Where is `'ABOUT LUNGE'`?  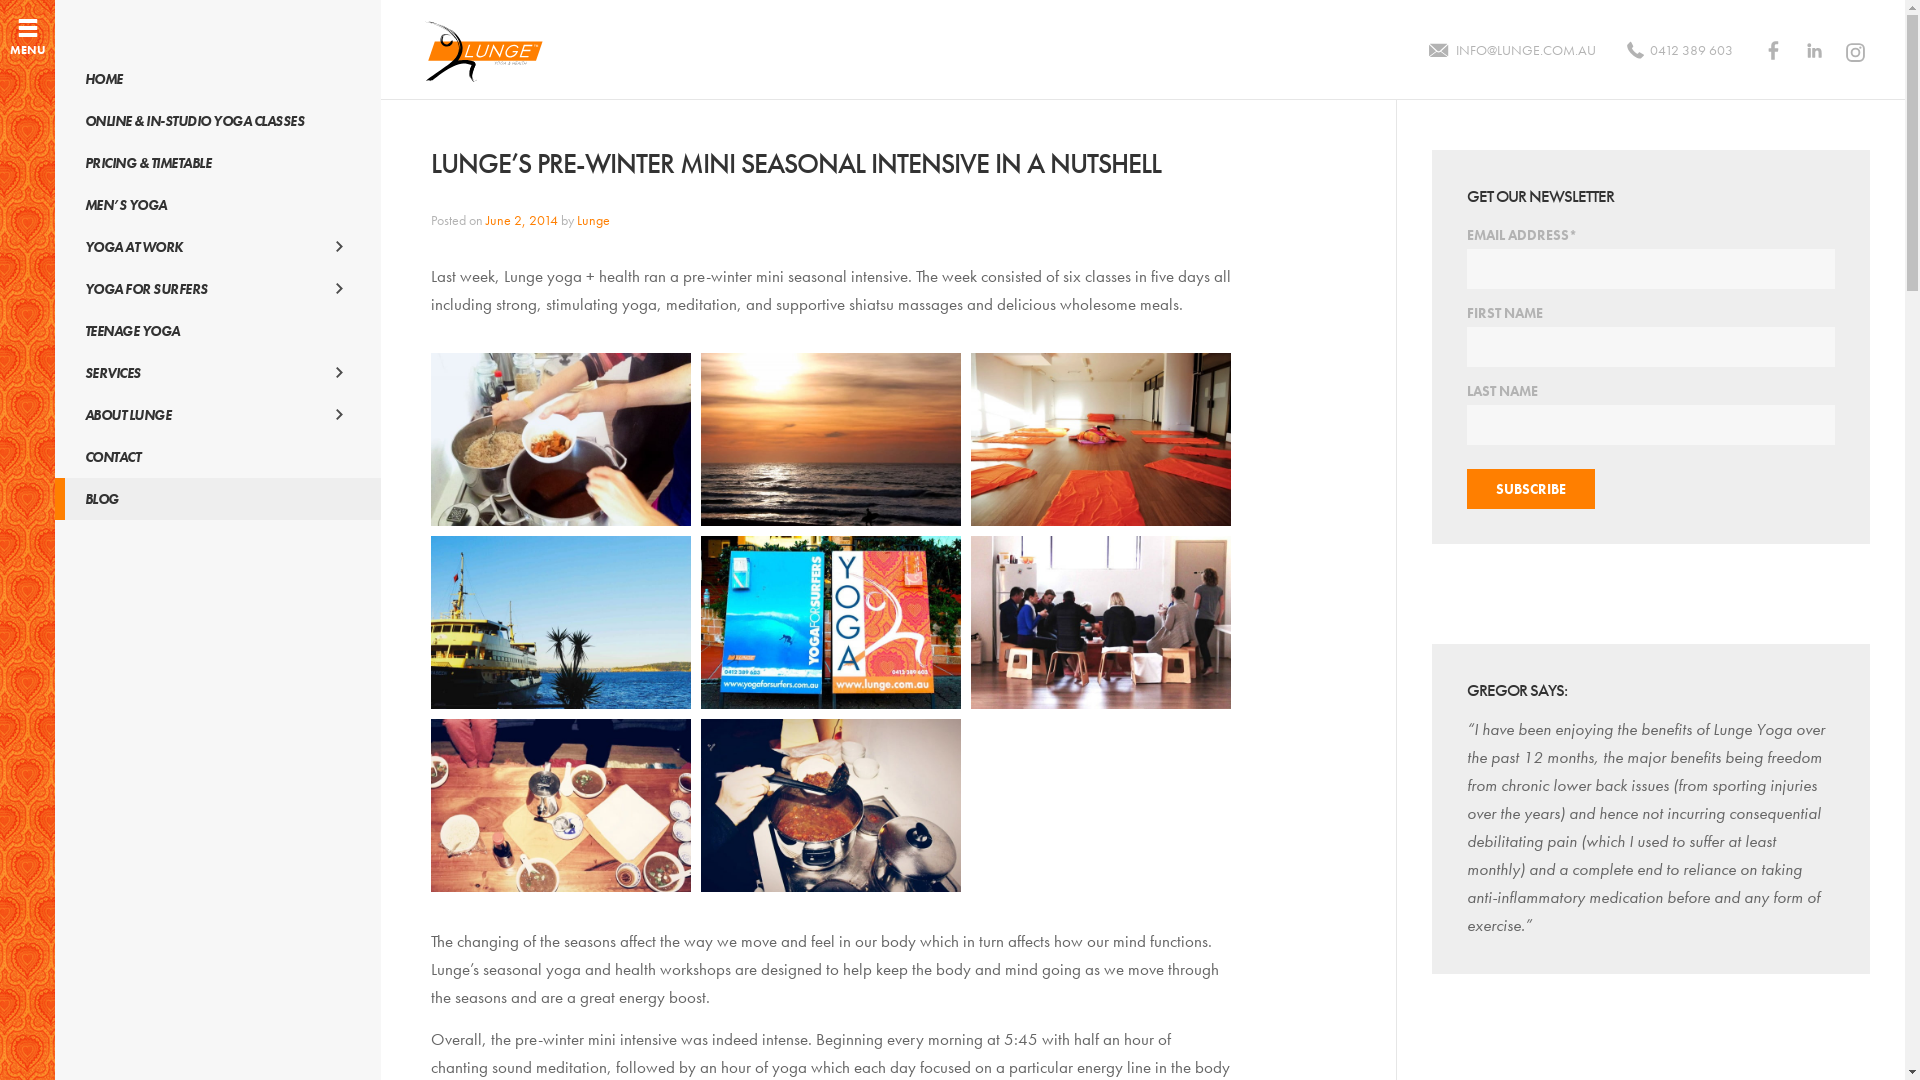 'ABOUT LUNGE' is located at coordinates (217, 414).